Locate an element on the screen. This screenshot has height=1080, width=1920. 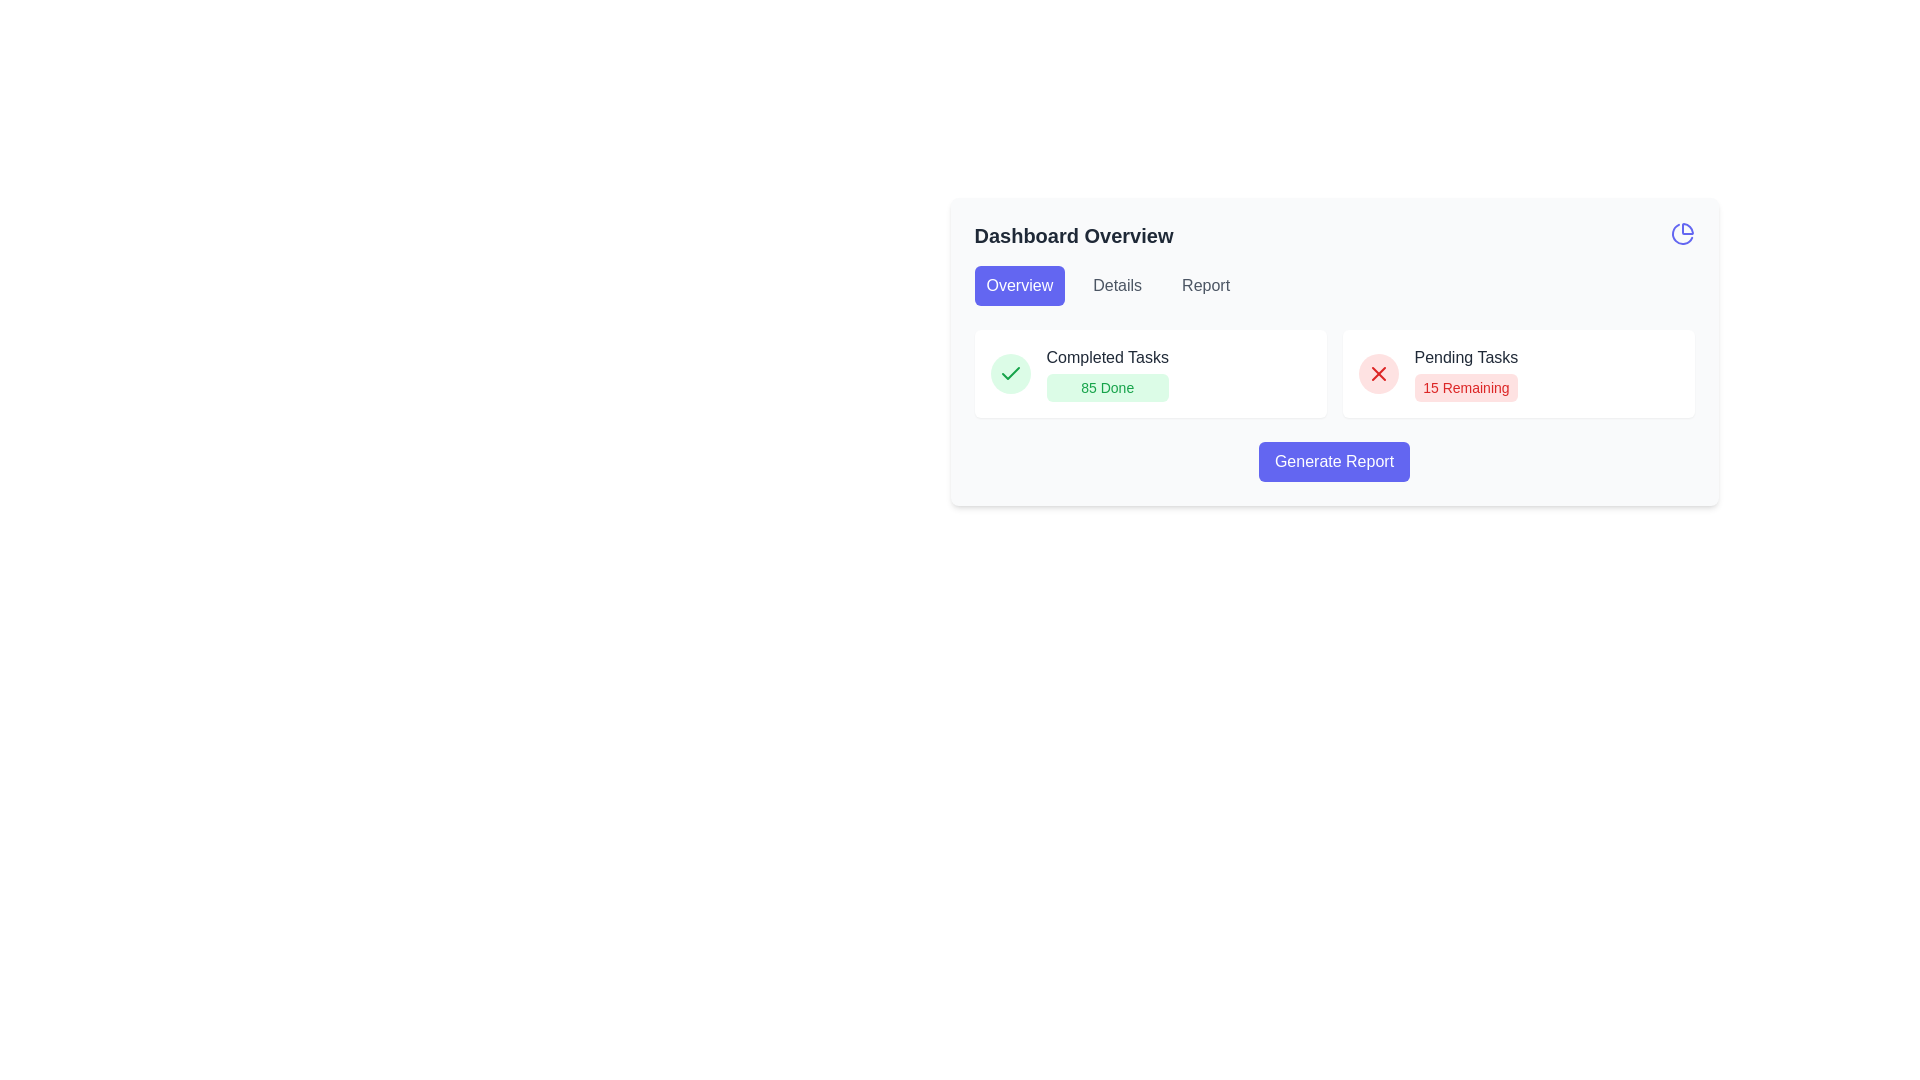
the text label reading 'Completed Tasks', which is styled in dark gray and located above the green button labeled '85 Done' in the dashboard interface is located at coordinates (1106, 357).